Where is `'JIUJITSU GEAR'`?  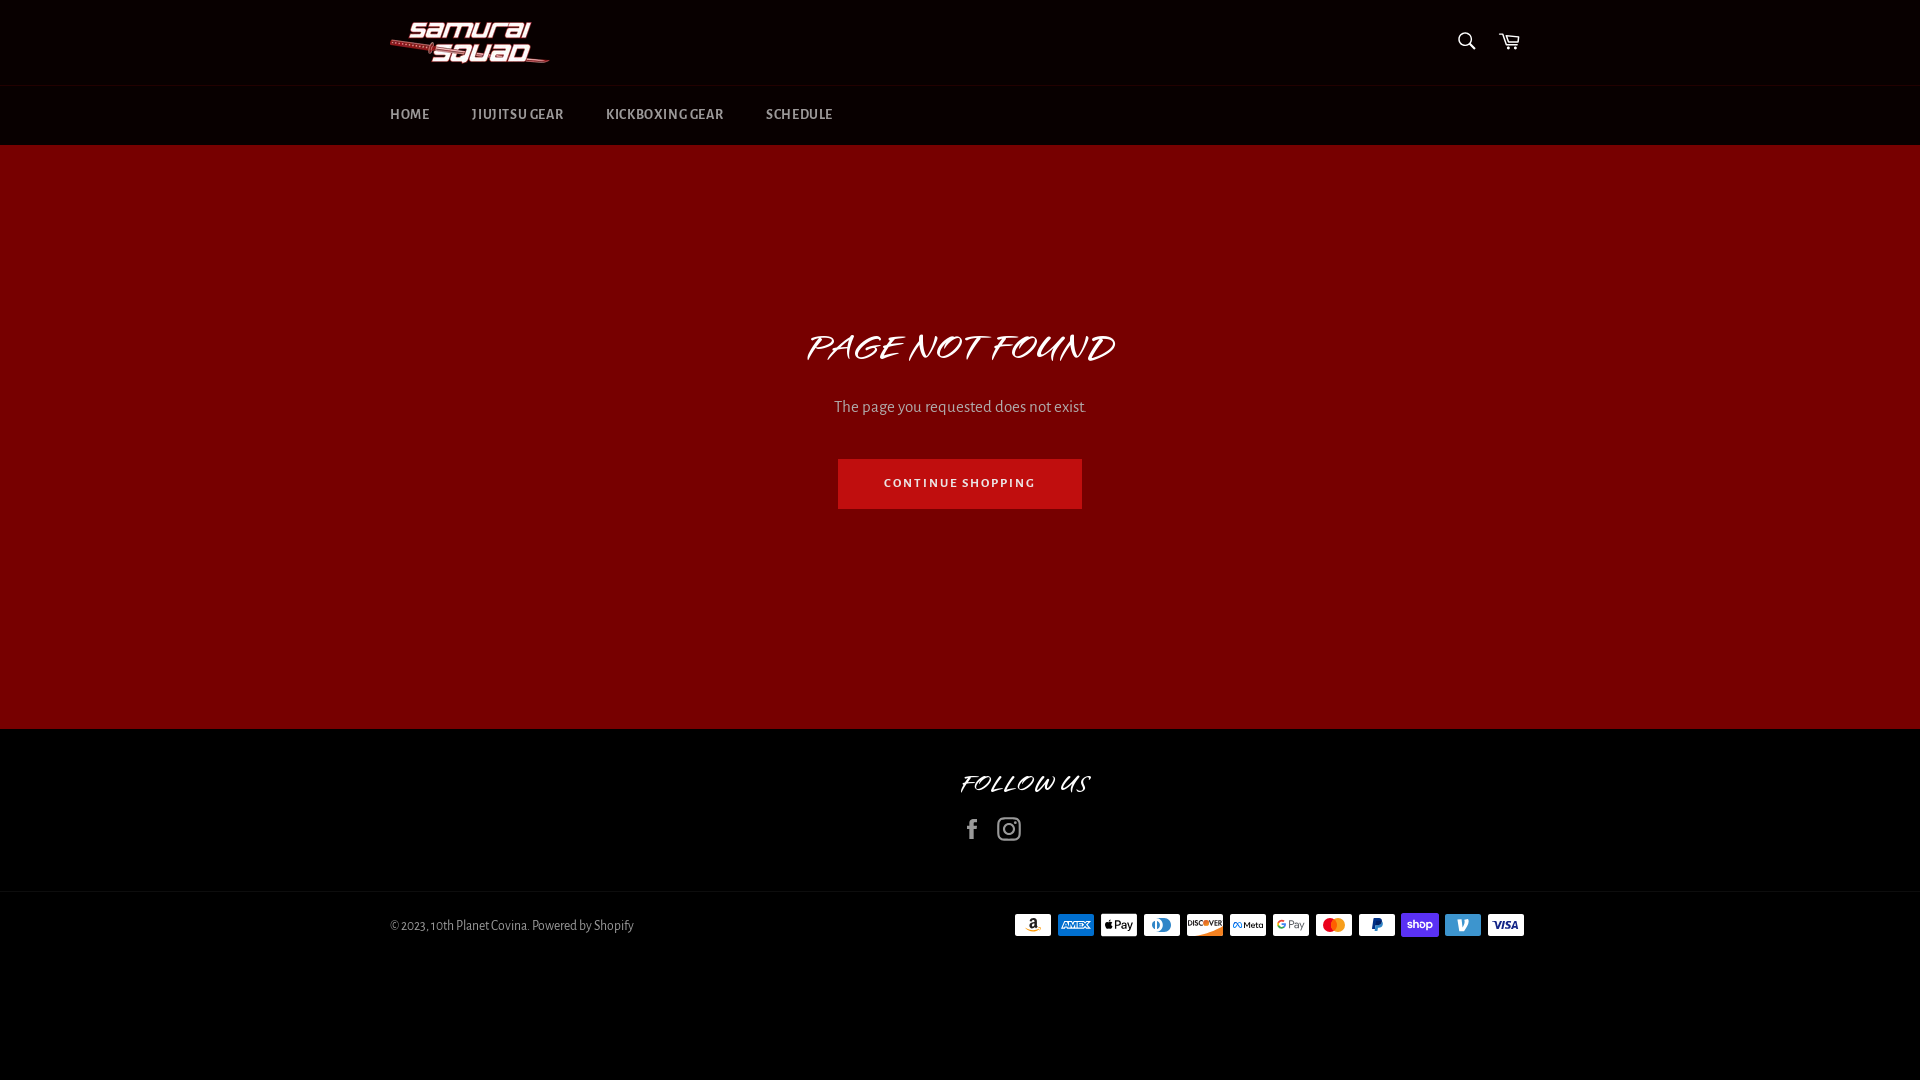 'JIUJITSU GEAR' is located at coordinates (450, 115).